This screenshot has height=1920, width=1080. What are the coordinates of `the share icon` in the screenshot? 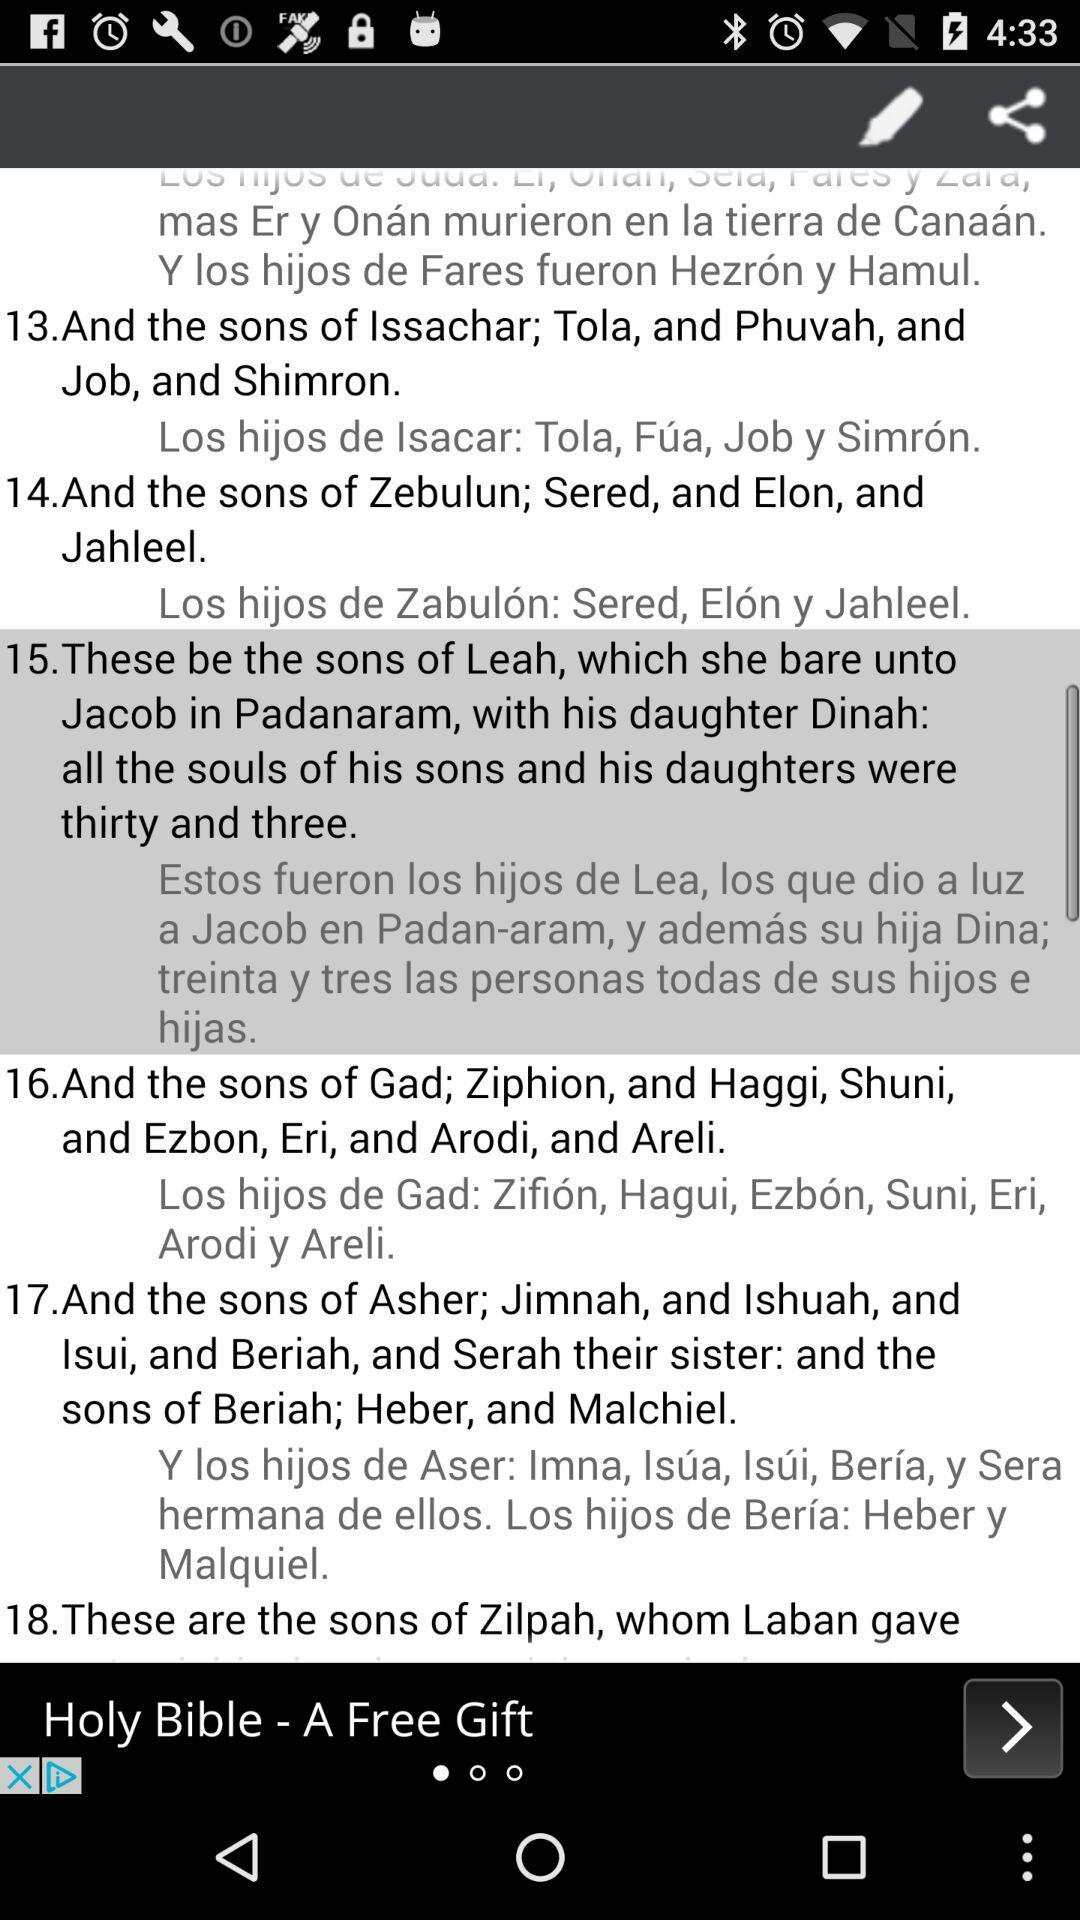 It's located at (1017, 122).